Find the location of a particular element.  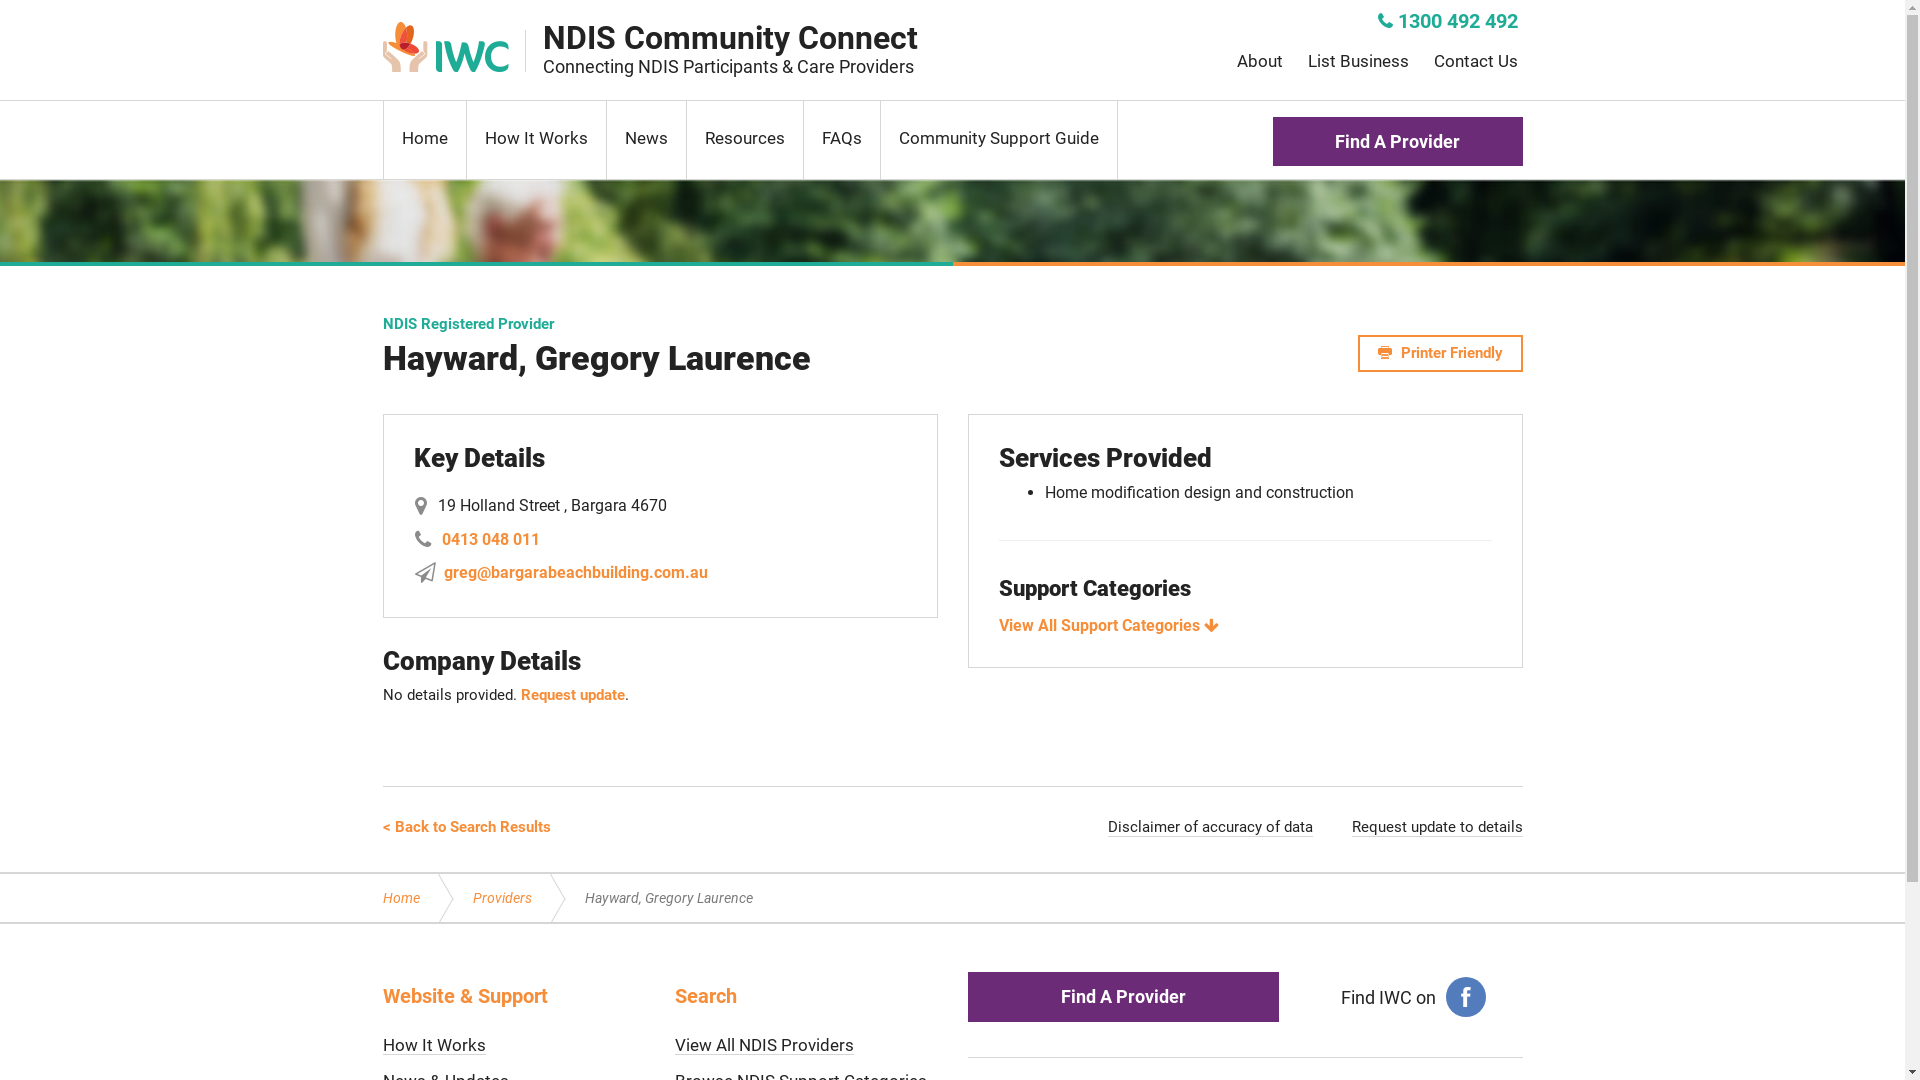

'News' is located at coordinates (645, 138).